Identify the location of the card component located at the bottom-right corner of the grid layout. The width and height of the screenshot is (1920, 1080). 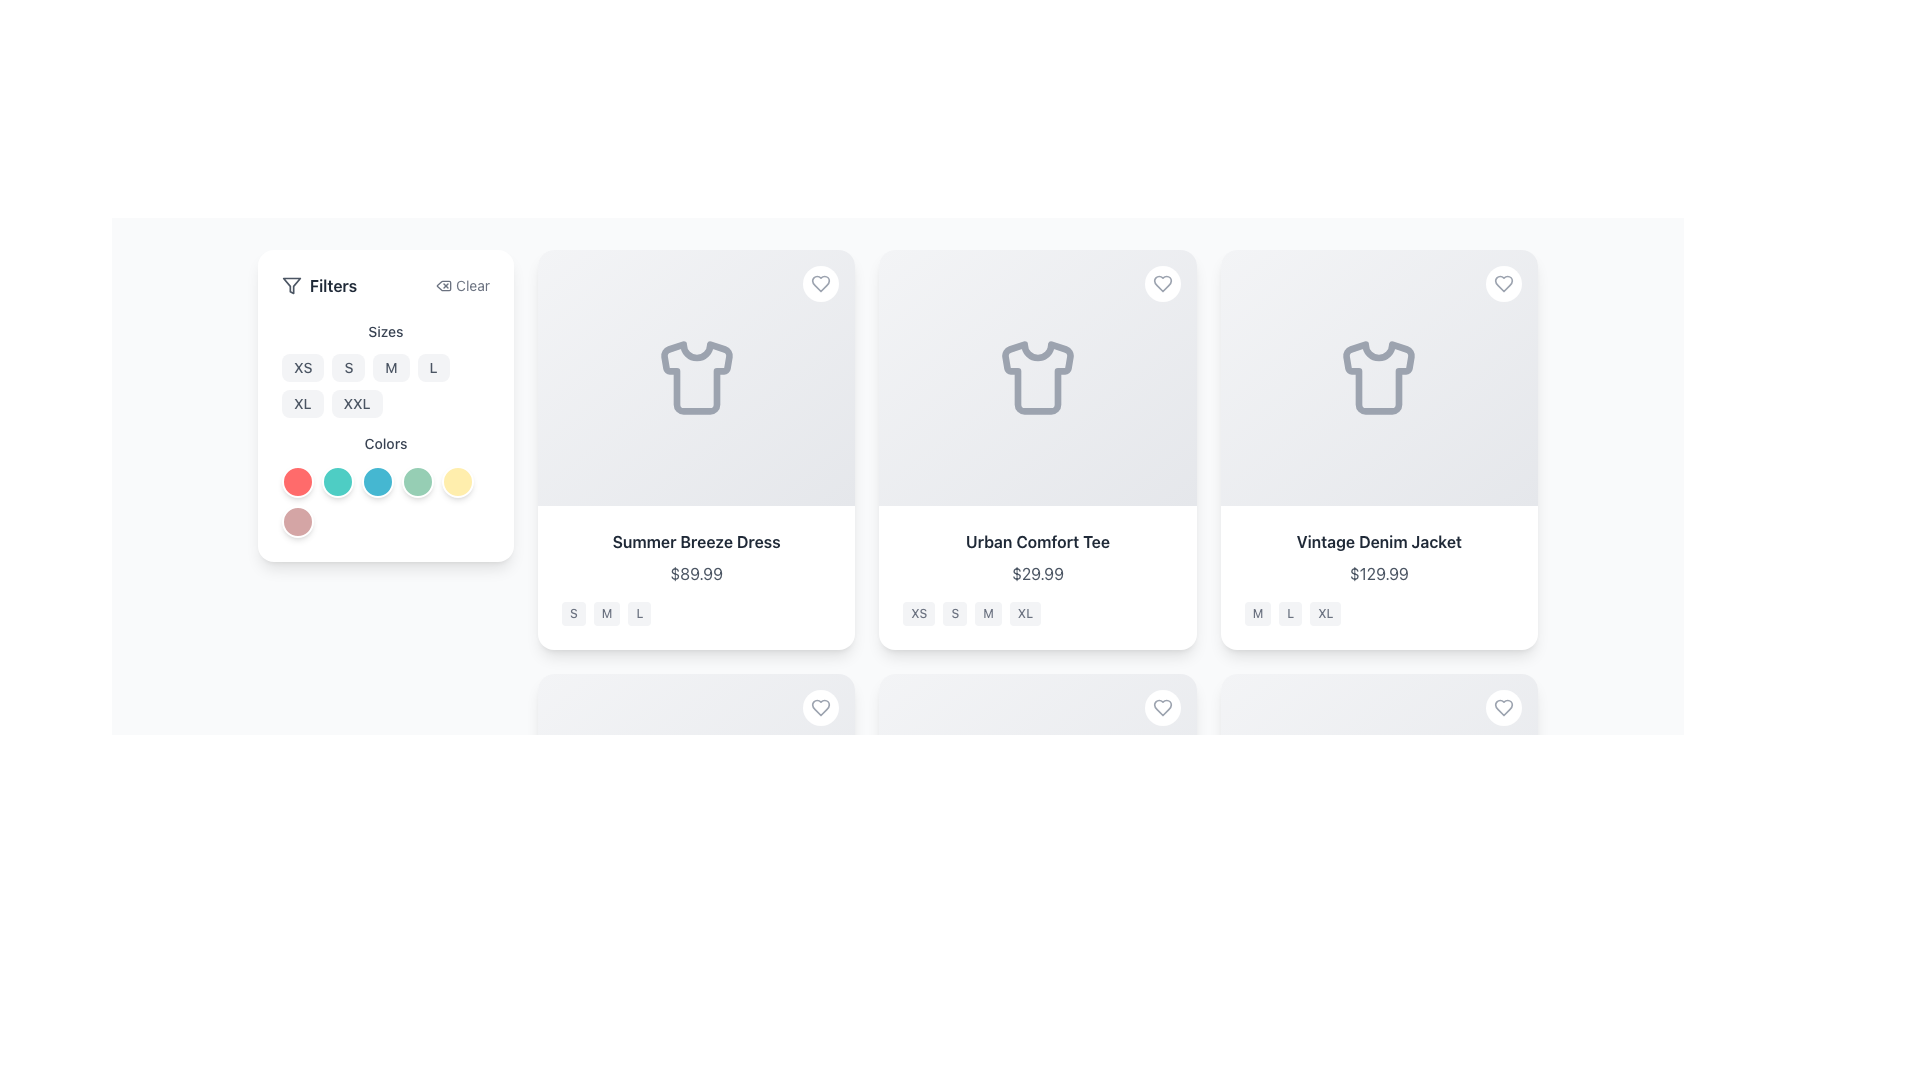
(1378, 873).